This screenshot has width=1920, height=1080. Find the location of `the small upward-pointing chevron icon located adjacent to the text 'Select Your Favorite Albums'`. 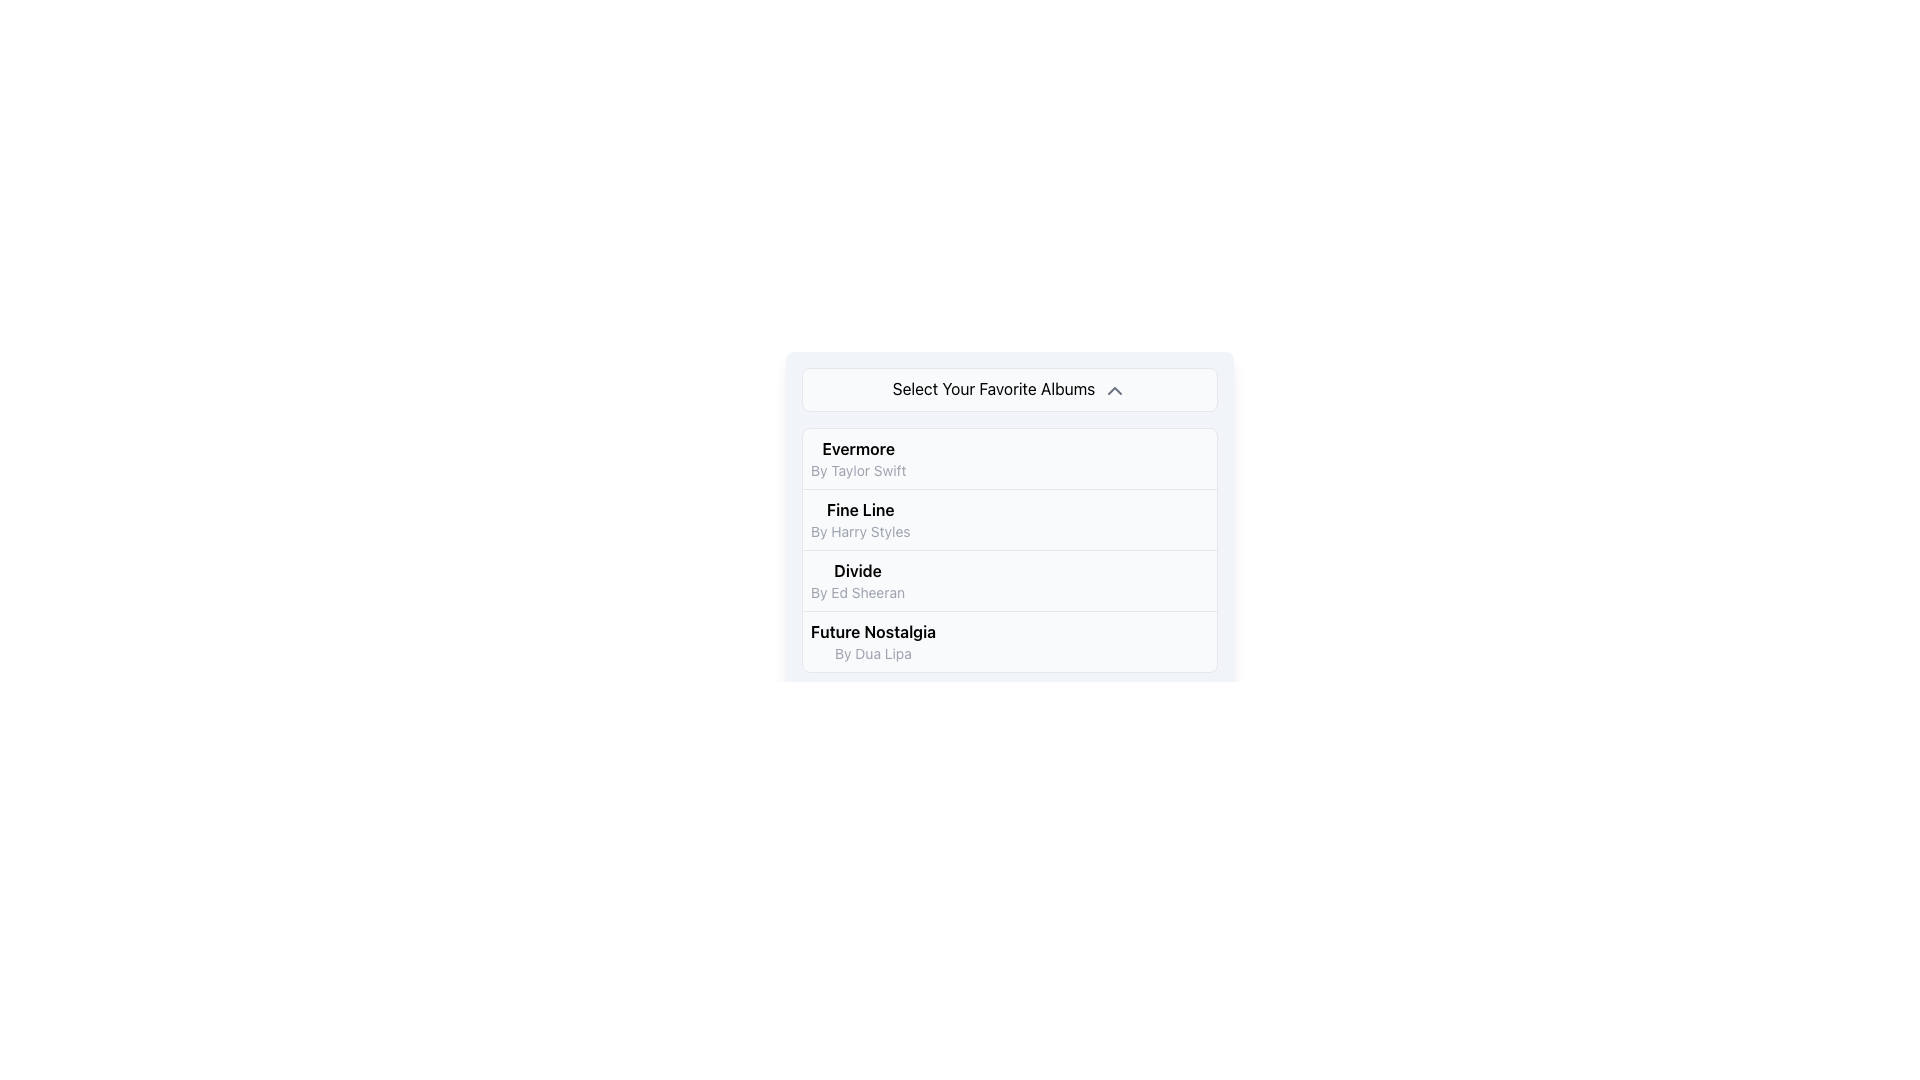

the small upward-pointing chevron icon located adjacent to the text 'Select Your Favorite Albums' is located at coordinates (1114, 390).